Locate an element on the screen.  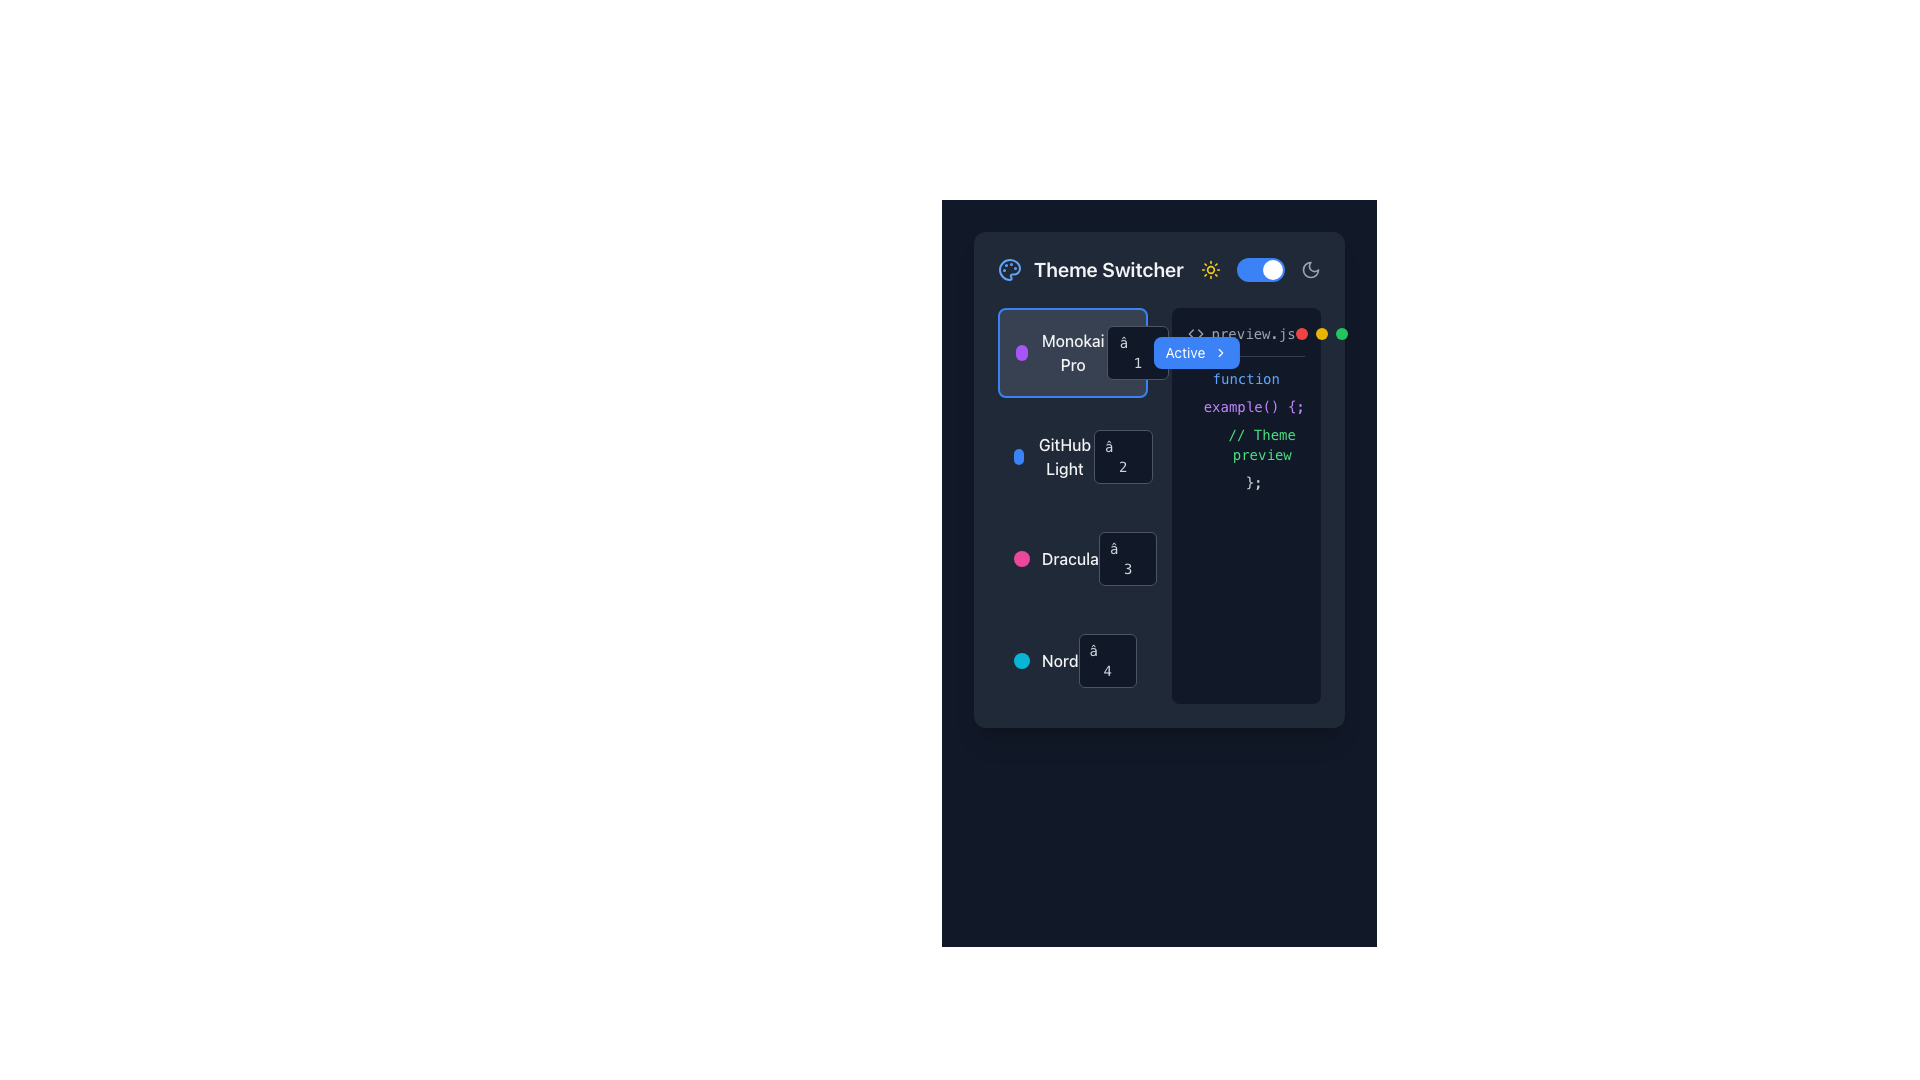
the text label 'Monokai Pro' which serves as the identifier for its theme option in the theme selection menu to associate it with its theme group is located at coordinates (1072, 352).